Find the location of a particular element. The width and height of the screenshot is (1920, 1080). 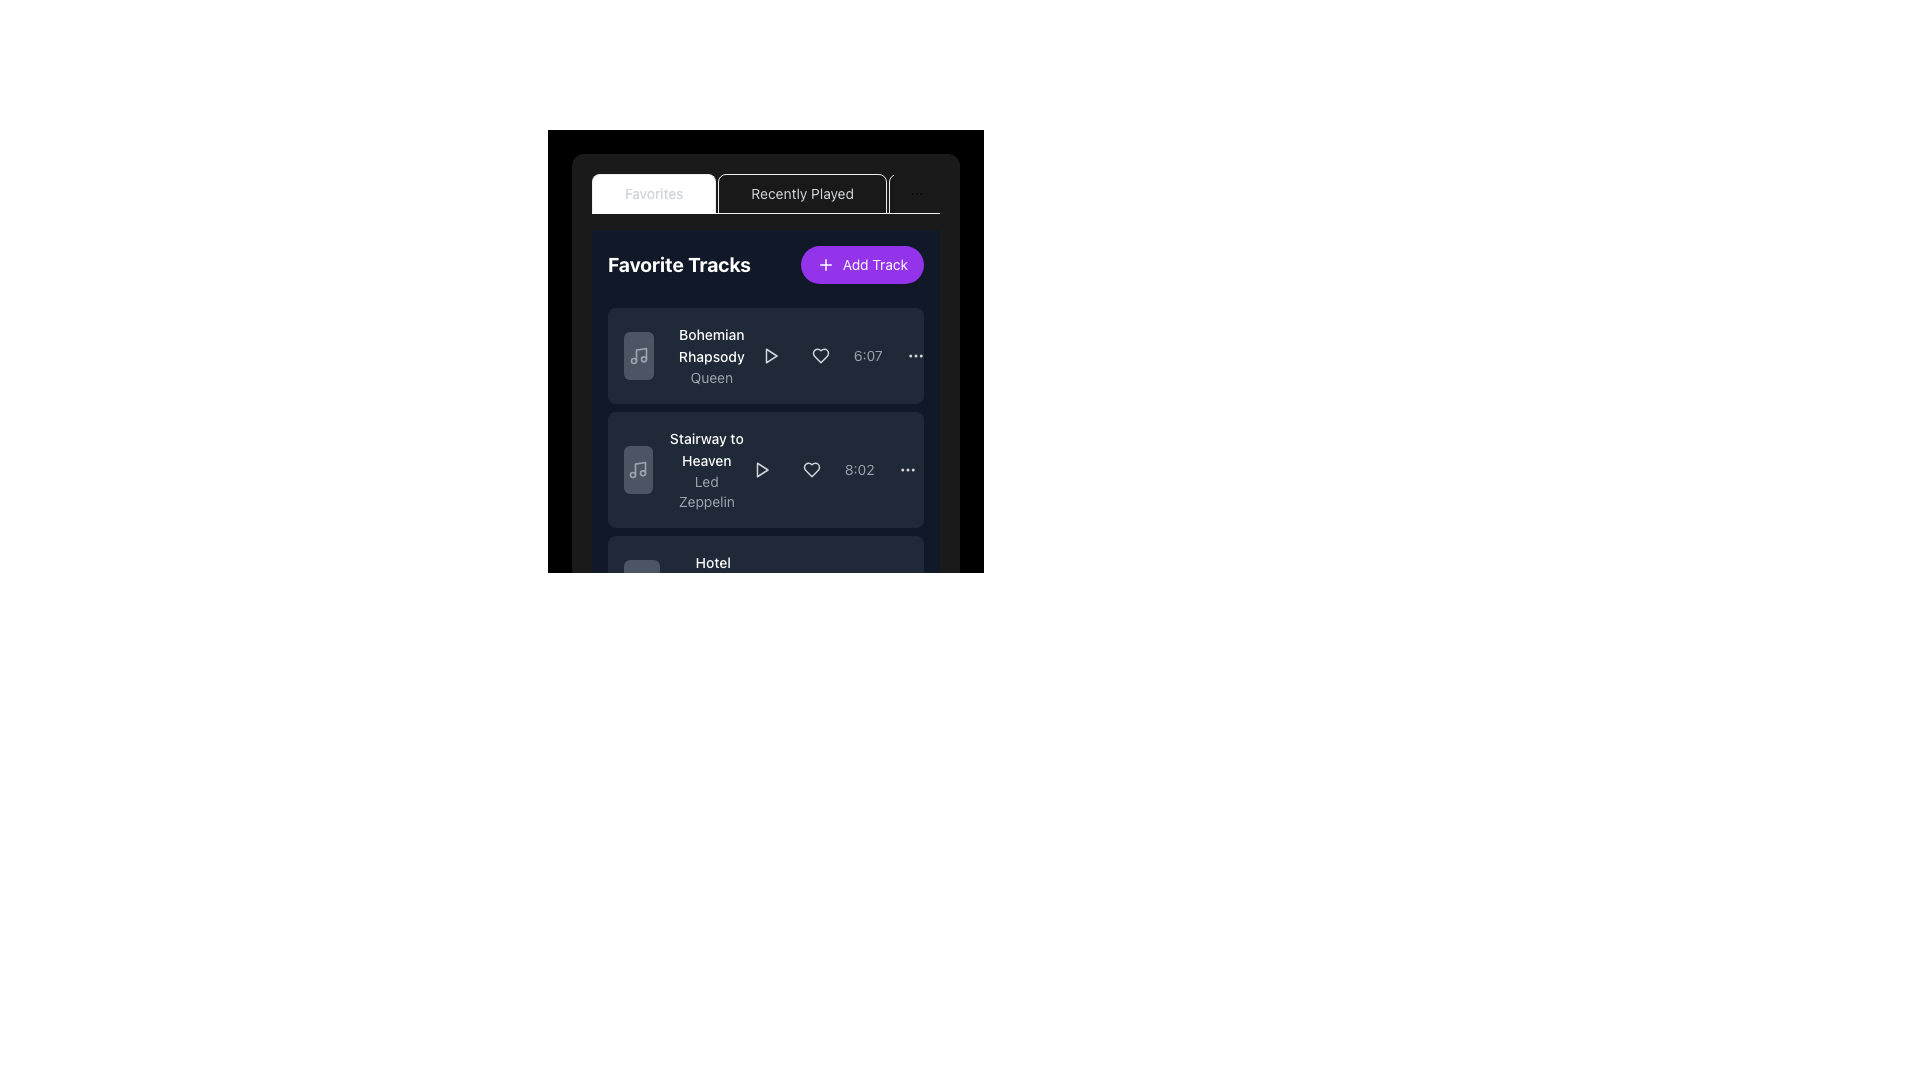

the pill-shaped button with a purple background and white text 'Add Track' is located at coordinates (862, 264).